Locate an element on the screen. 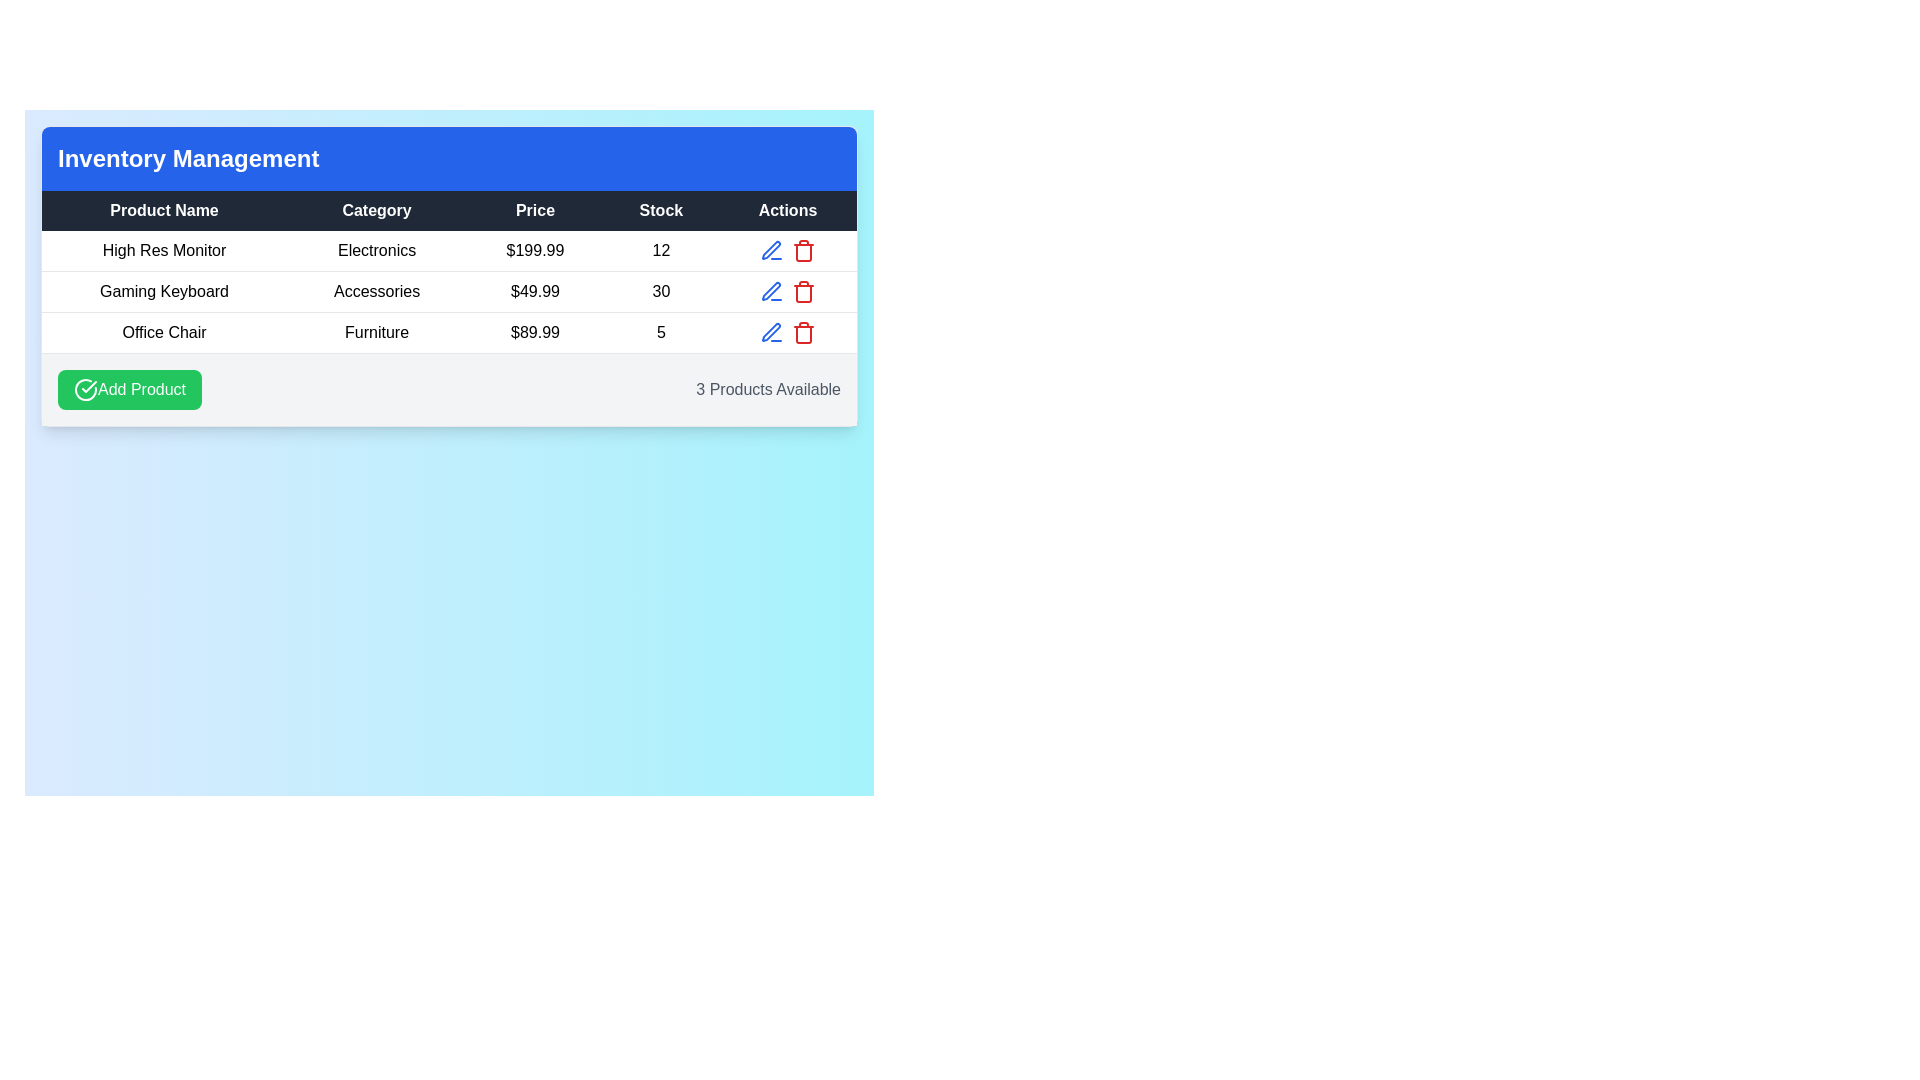  the label displaying 'Gaming Keyboard' in the second row of the product management table under the 'Product Name' column is located at coordinates (164, 292).